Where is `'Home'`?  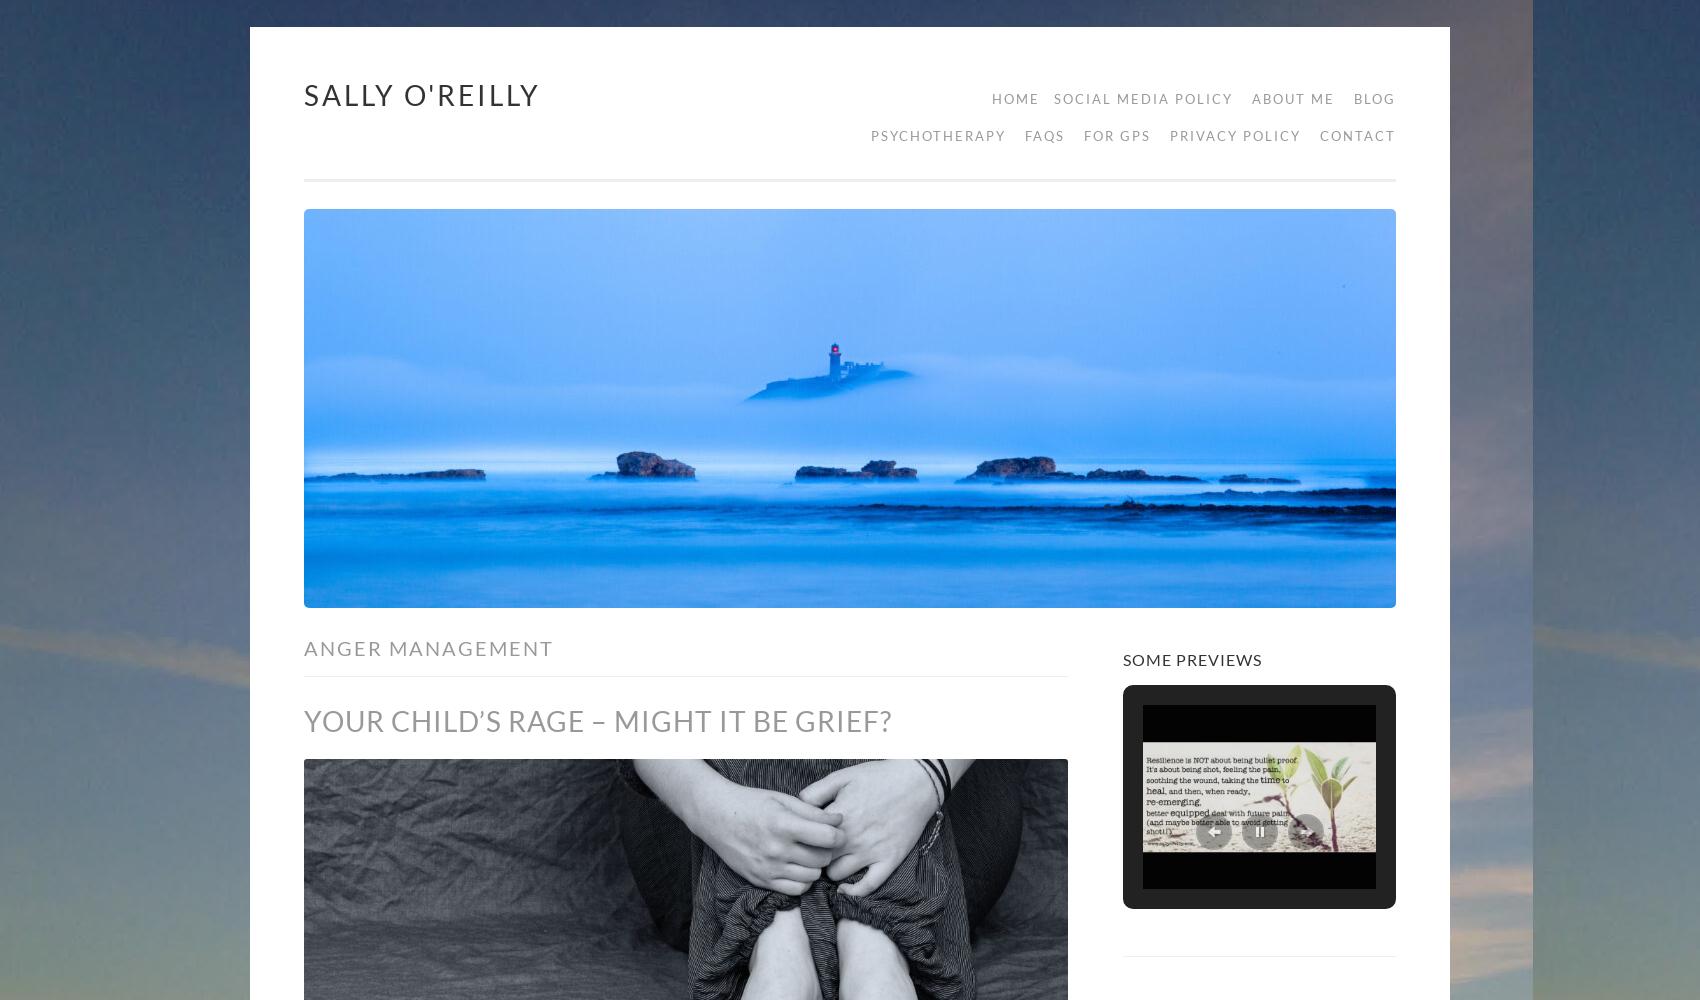
'Home' is located at coordinates (990, 98).